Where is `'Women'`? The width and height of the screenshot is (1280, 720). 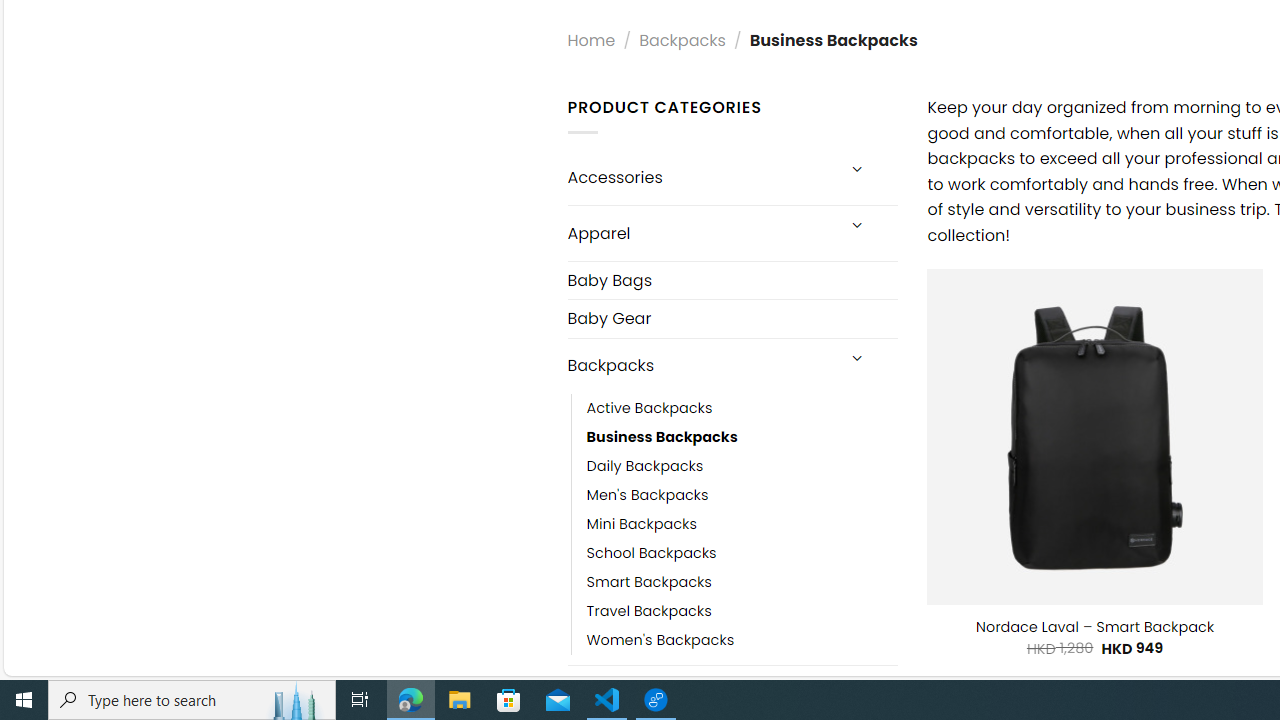 'Women' is located at coordinates (660, 640).